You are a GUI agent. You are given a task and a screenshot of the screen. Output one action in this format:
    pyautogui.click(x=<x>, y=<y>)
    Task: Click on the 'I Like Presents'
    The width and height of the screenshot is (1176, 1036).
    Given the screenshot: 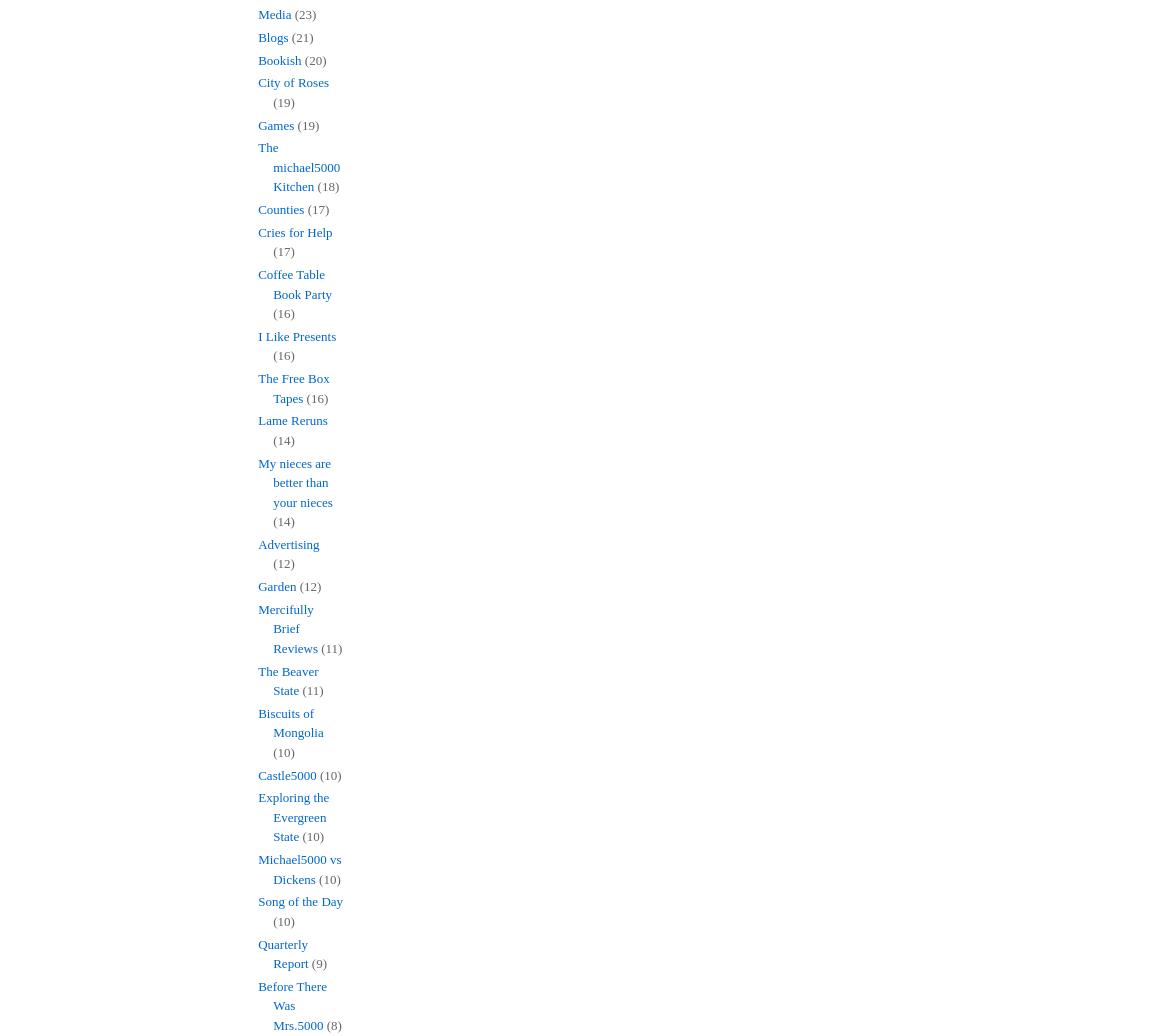 What is the action you would take?
    pyautogui.click(x=296, y=335)
    